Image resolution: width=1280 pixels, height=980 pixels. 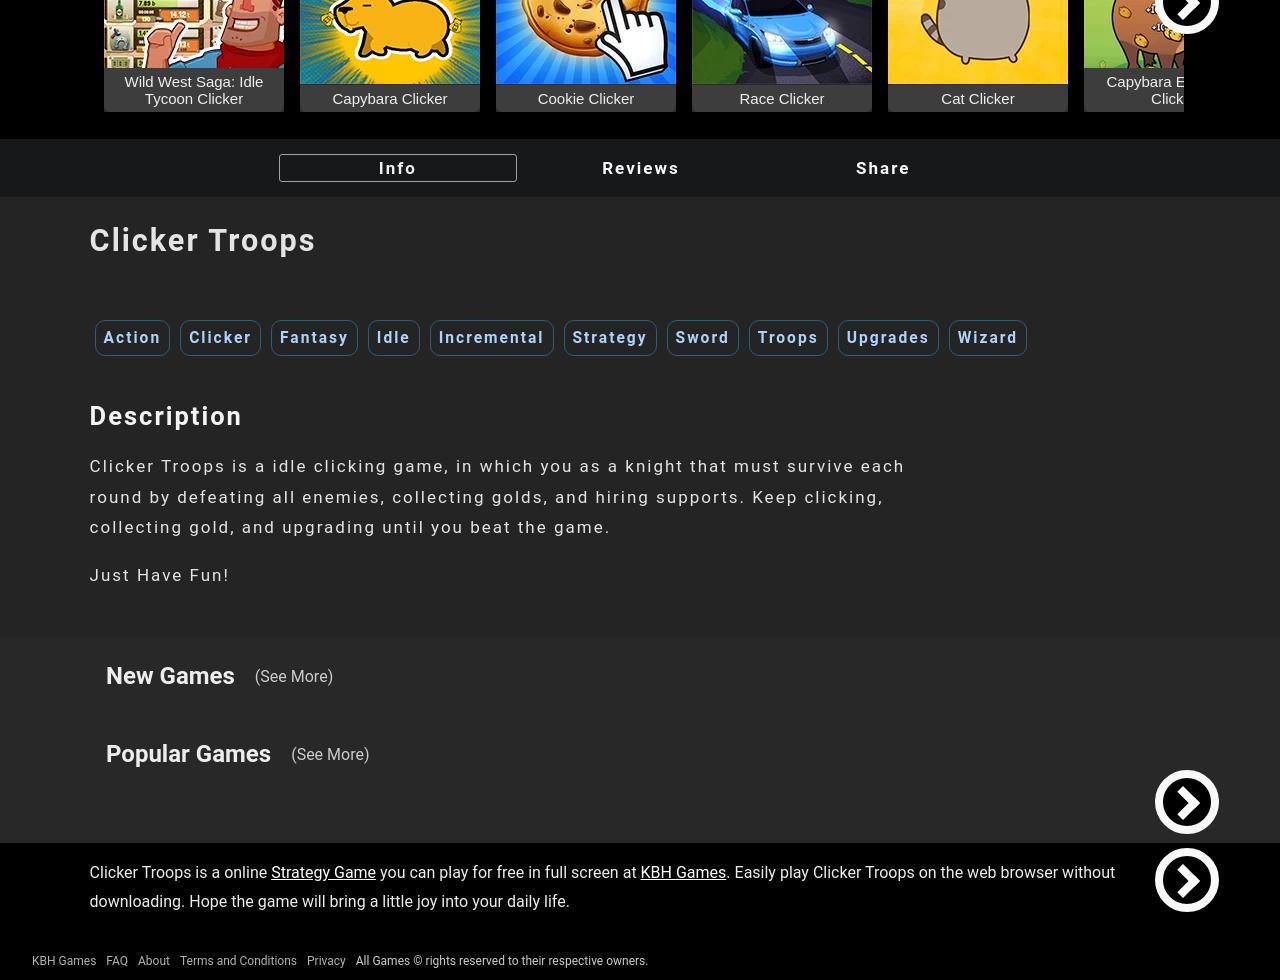 What do you see at coordinates (115, 960) in the screenshot?
I see `'FAQ'` at bounding box center [115, 960].